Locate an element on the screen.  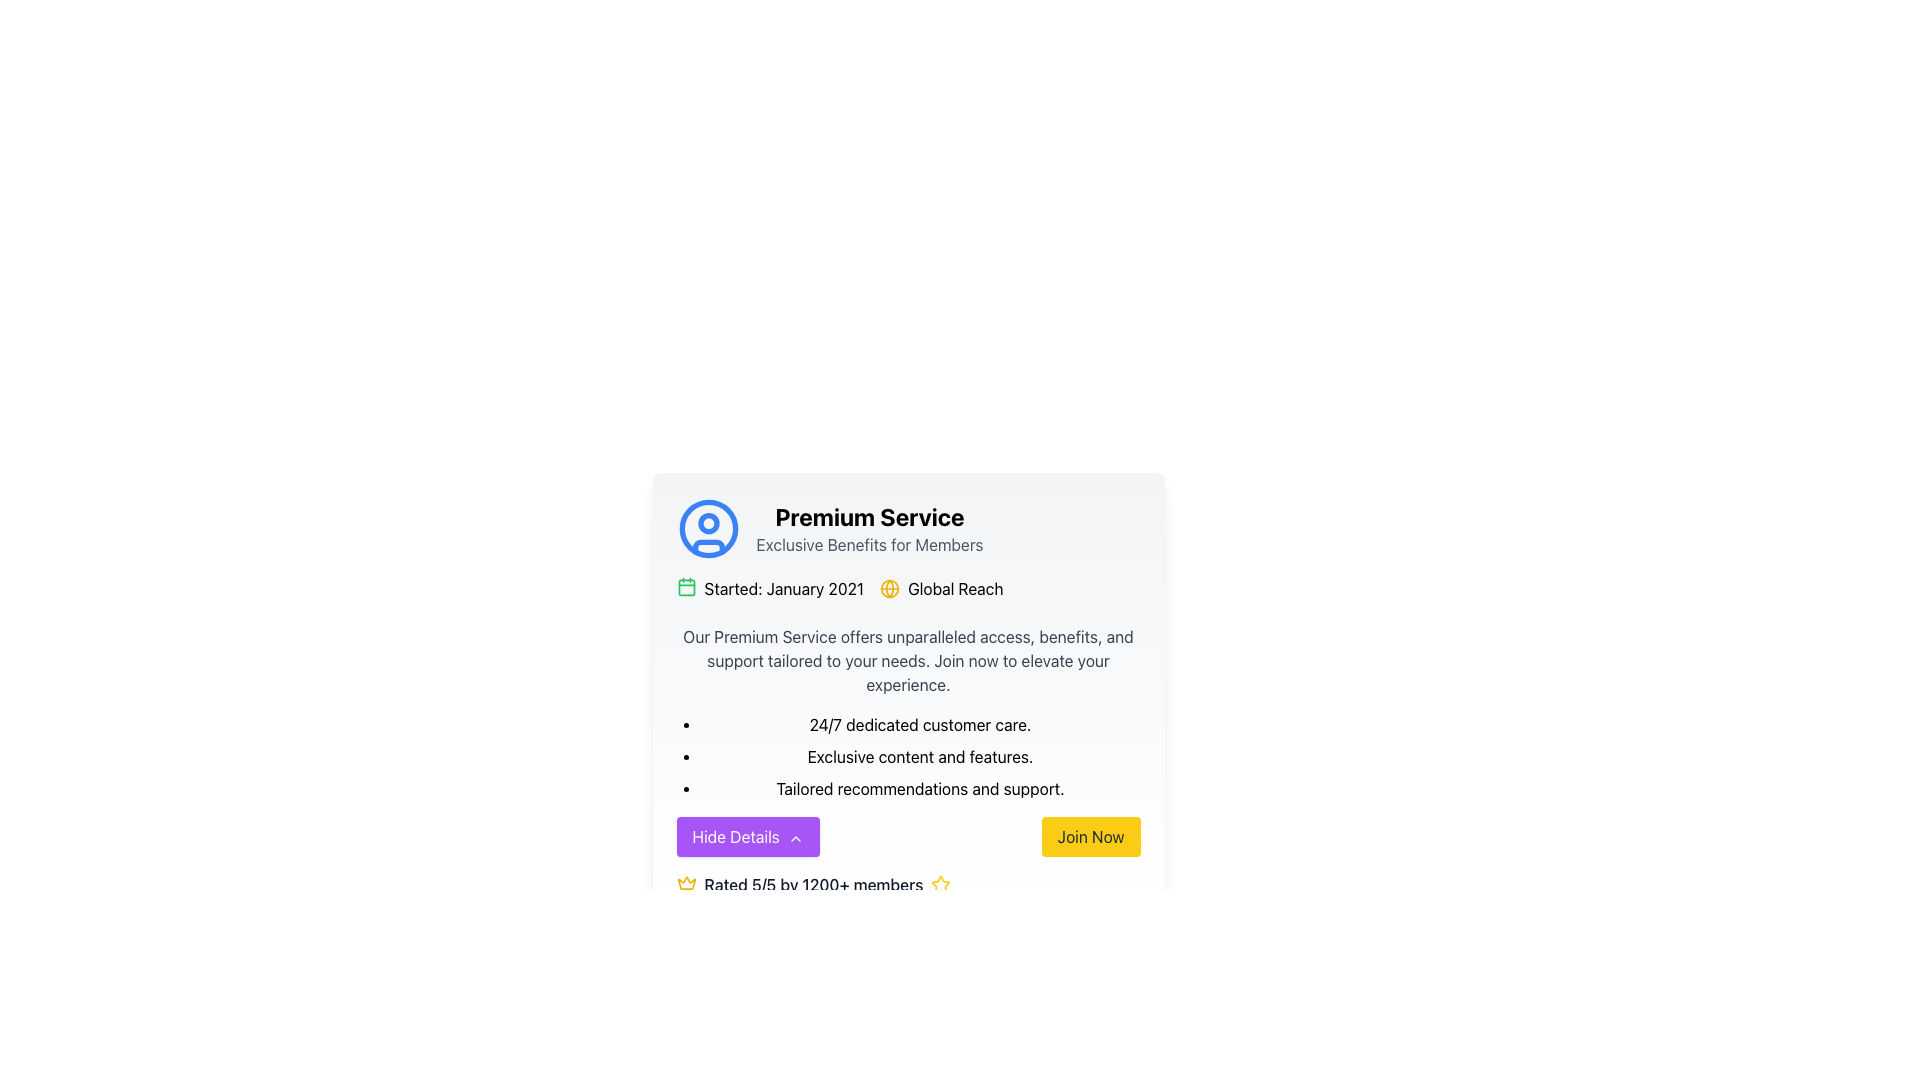
the non-interactive text element that summarizes user feedback or ratings, located centrally between a yellow star icon and a yellow crown icon, below the 'Hide Details' button is located at coordinates (813, 883).